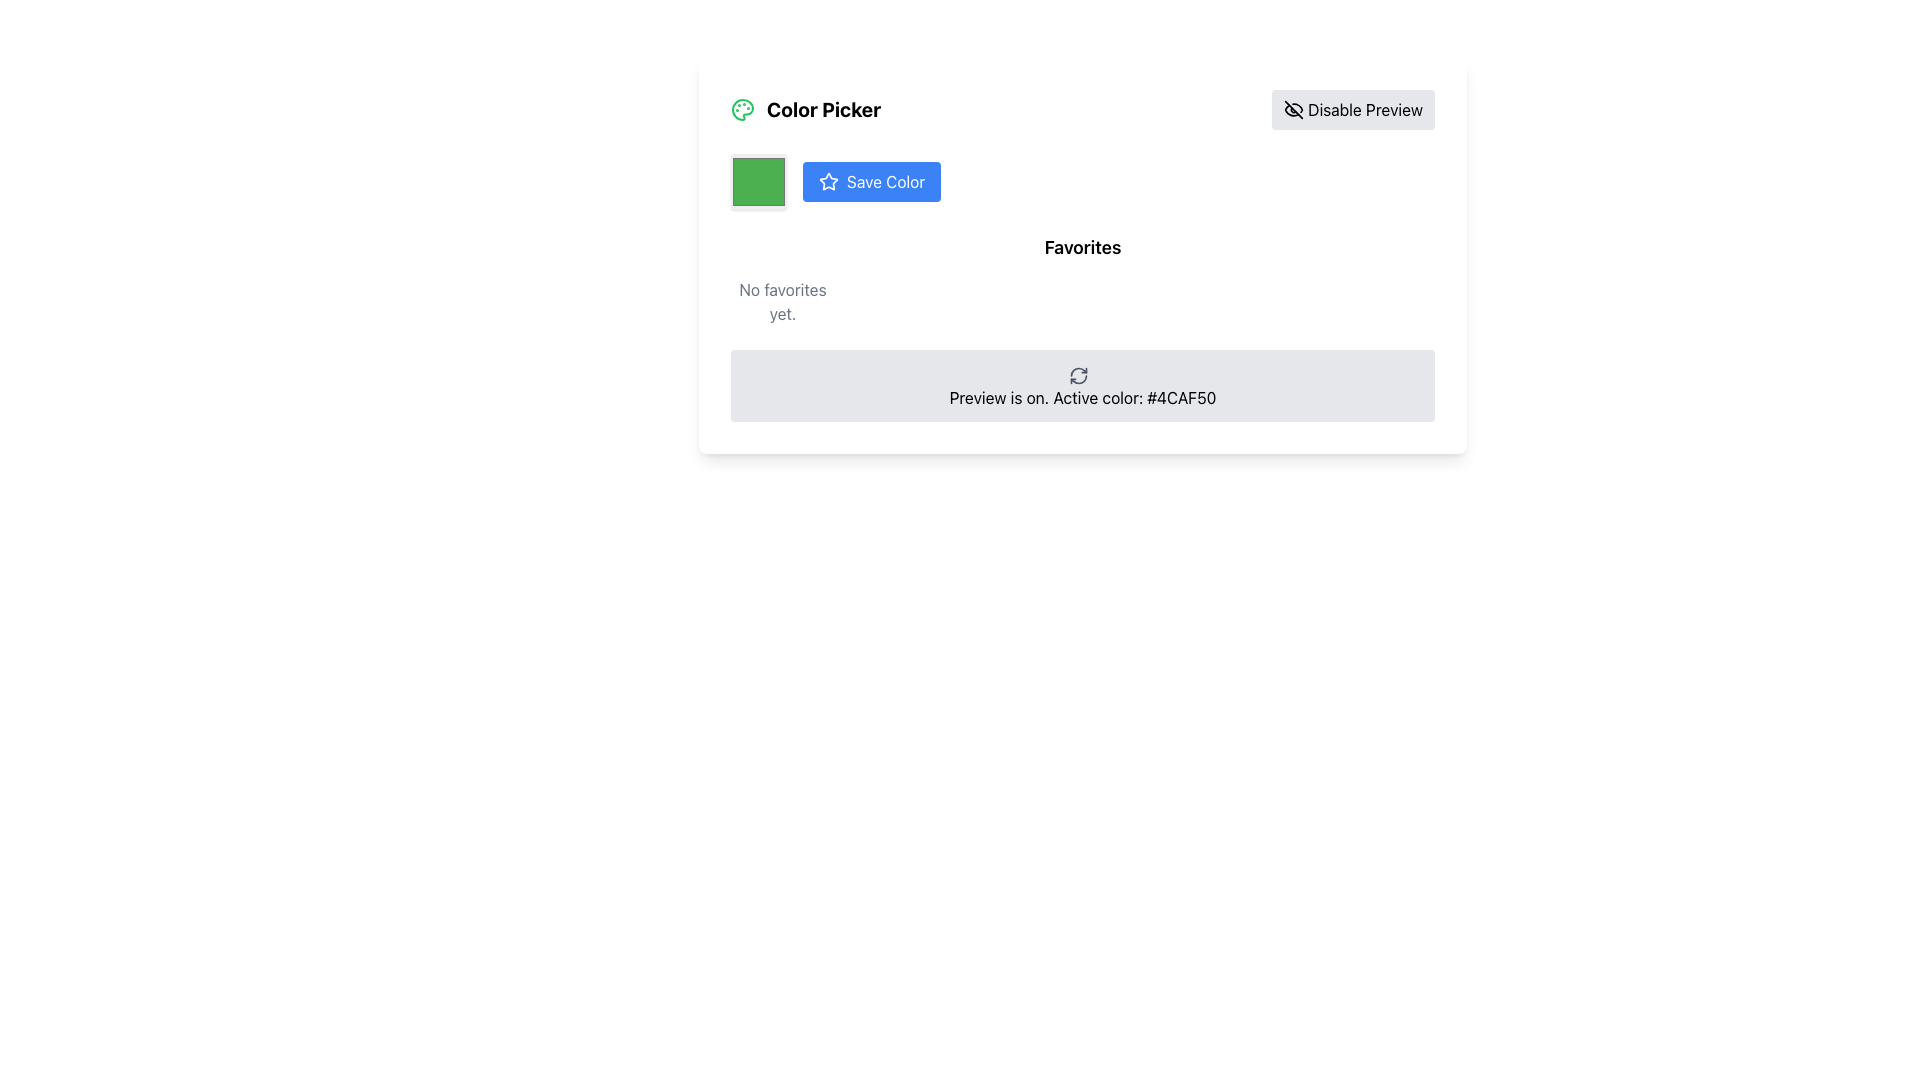 This screenshot has width=1920, height=1080. Describe the element at coordinates (757, 181) in the screenshot. I see `the Color display box located at the top-left corner of the interface, which serves as an interactive color selector or display` at that location.